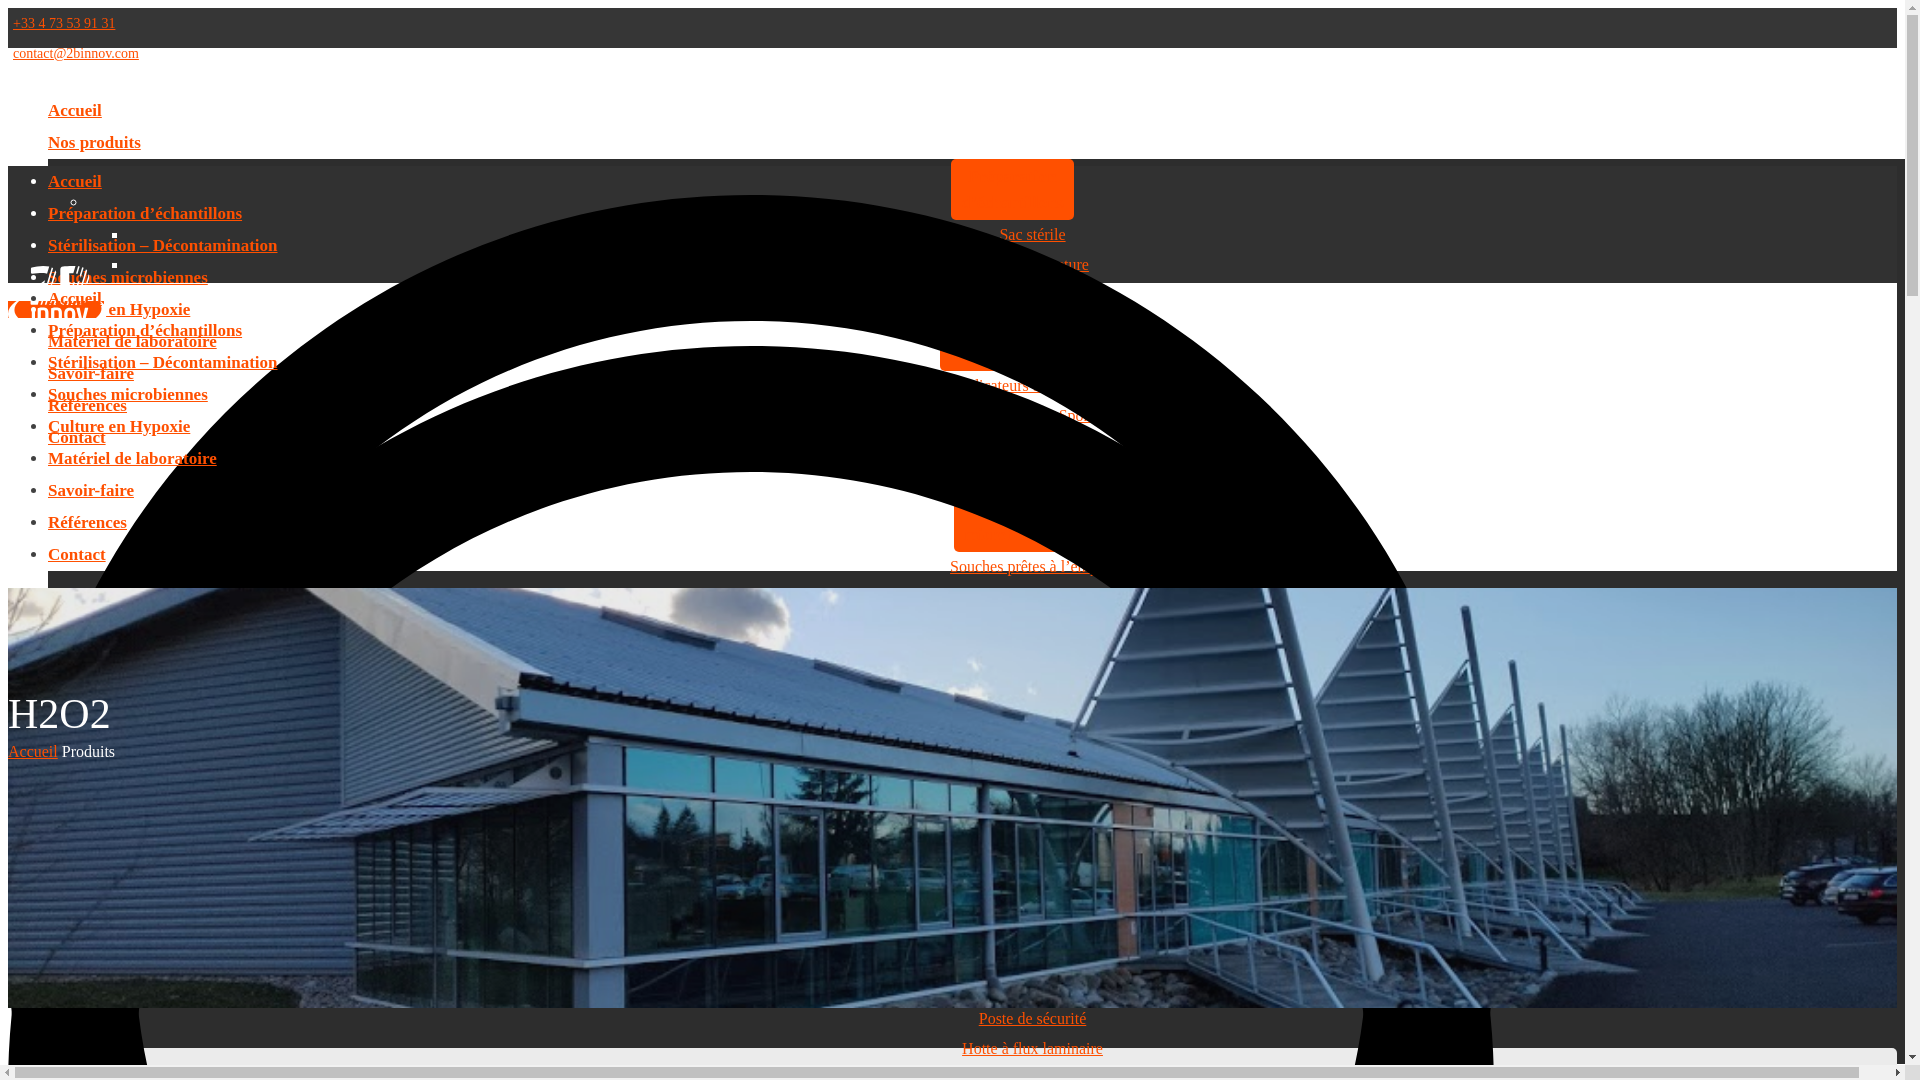  I want to click on 'Suspension de Spores', so click(1032, 414).